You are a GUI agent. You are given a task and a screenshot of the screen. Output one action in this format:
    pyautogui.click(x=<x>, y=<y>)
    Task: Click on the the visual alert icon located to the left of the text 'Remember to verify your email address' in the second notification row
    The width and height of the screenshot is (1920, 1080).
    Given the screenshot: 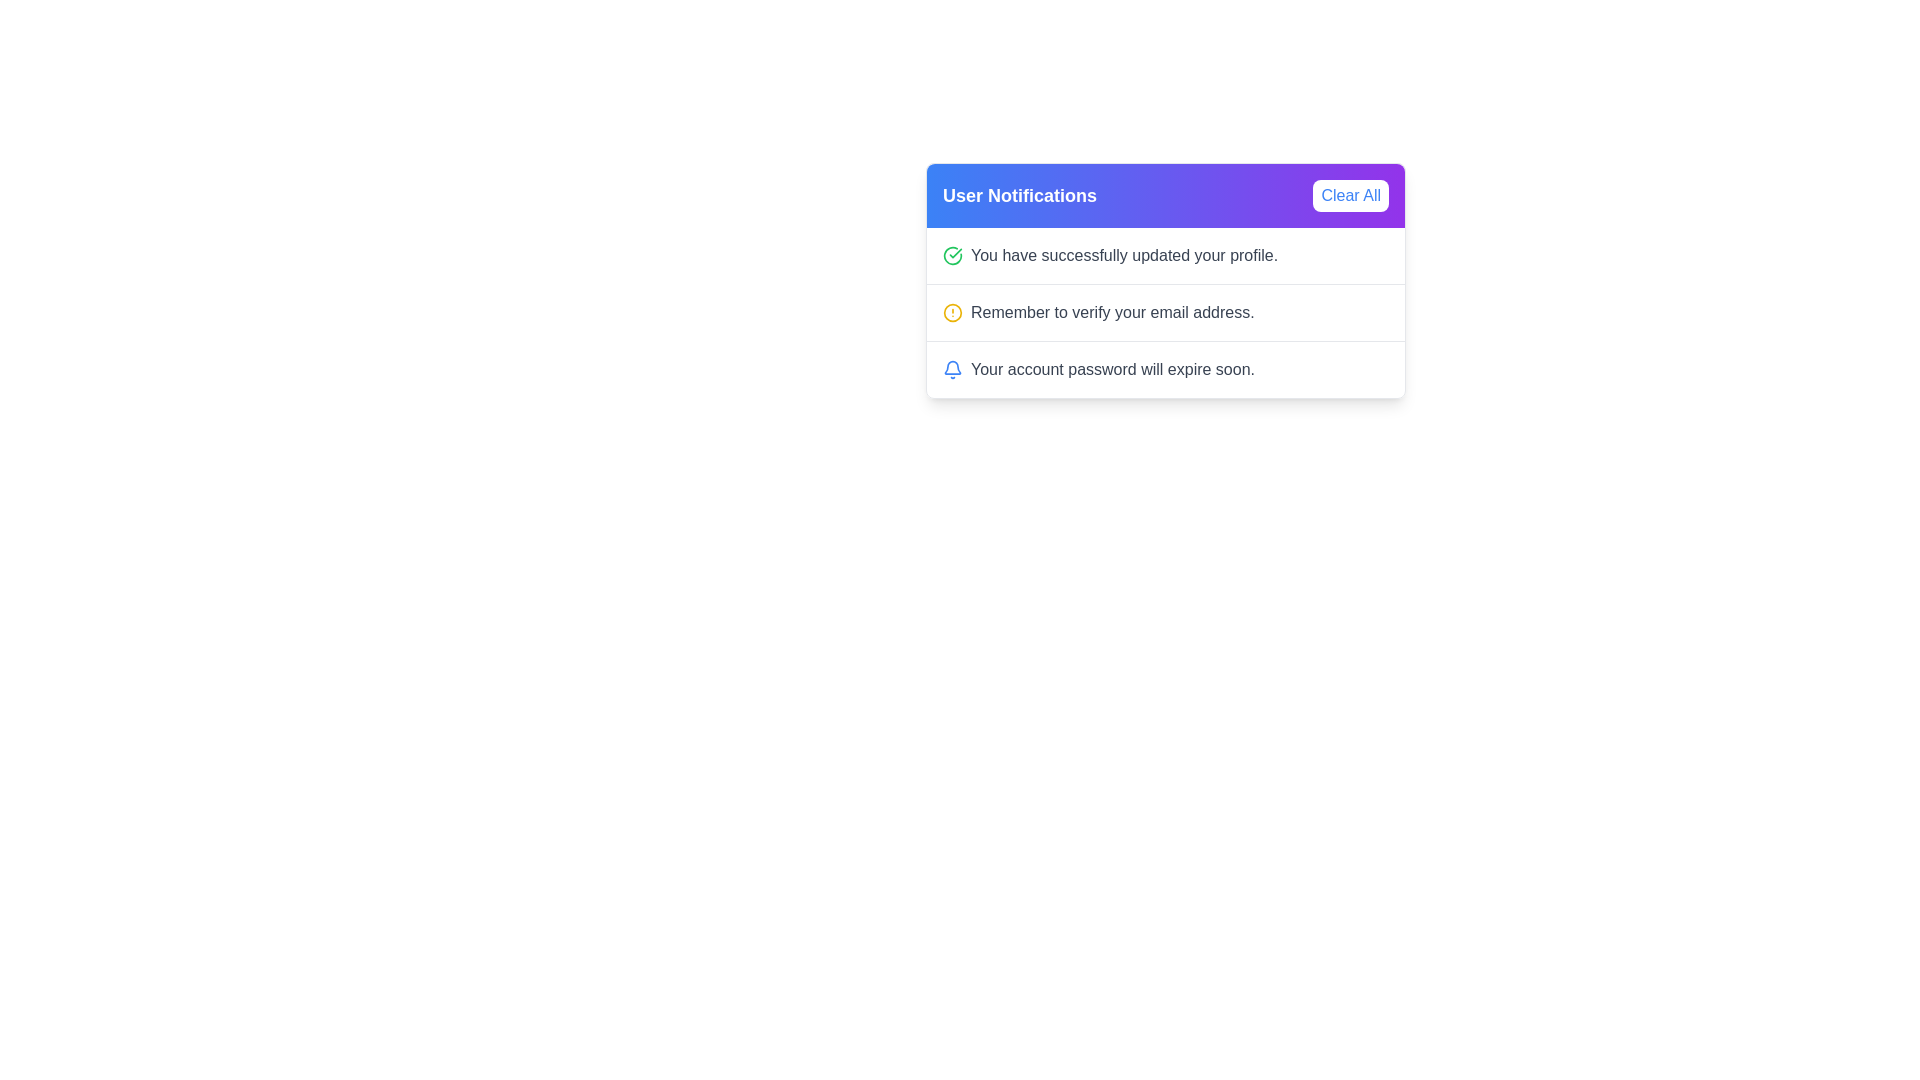 What is the action you would take?
    pyautogui.click(x=952, y=312)
    